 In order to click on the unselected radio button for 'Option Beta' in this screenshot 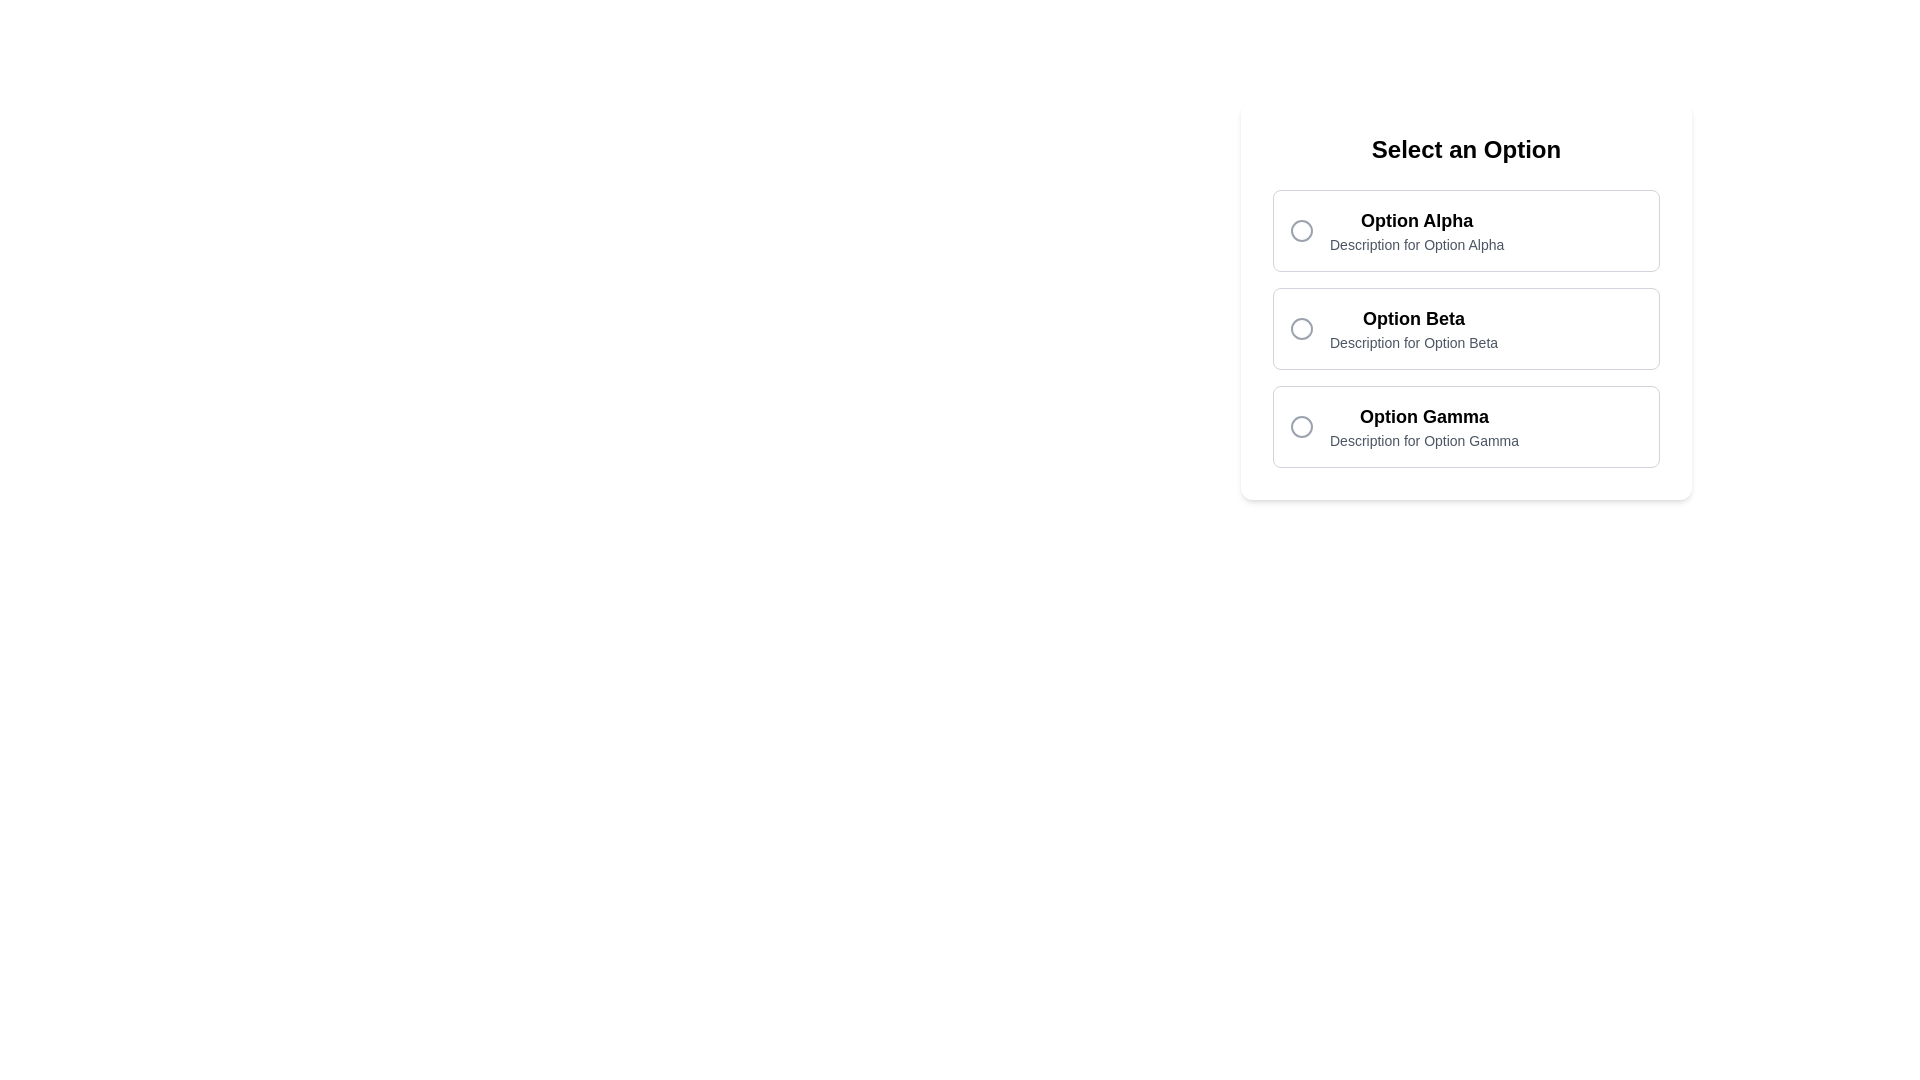, I will do `click(1301, 327)`.